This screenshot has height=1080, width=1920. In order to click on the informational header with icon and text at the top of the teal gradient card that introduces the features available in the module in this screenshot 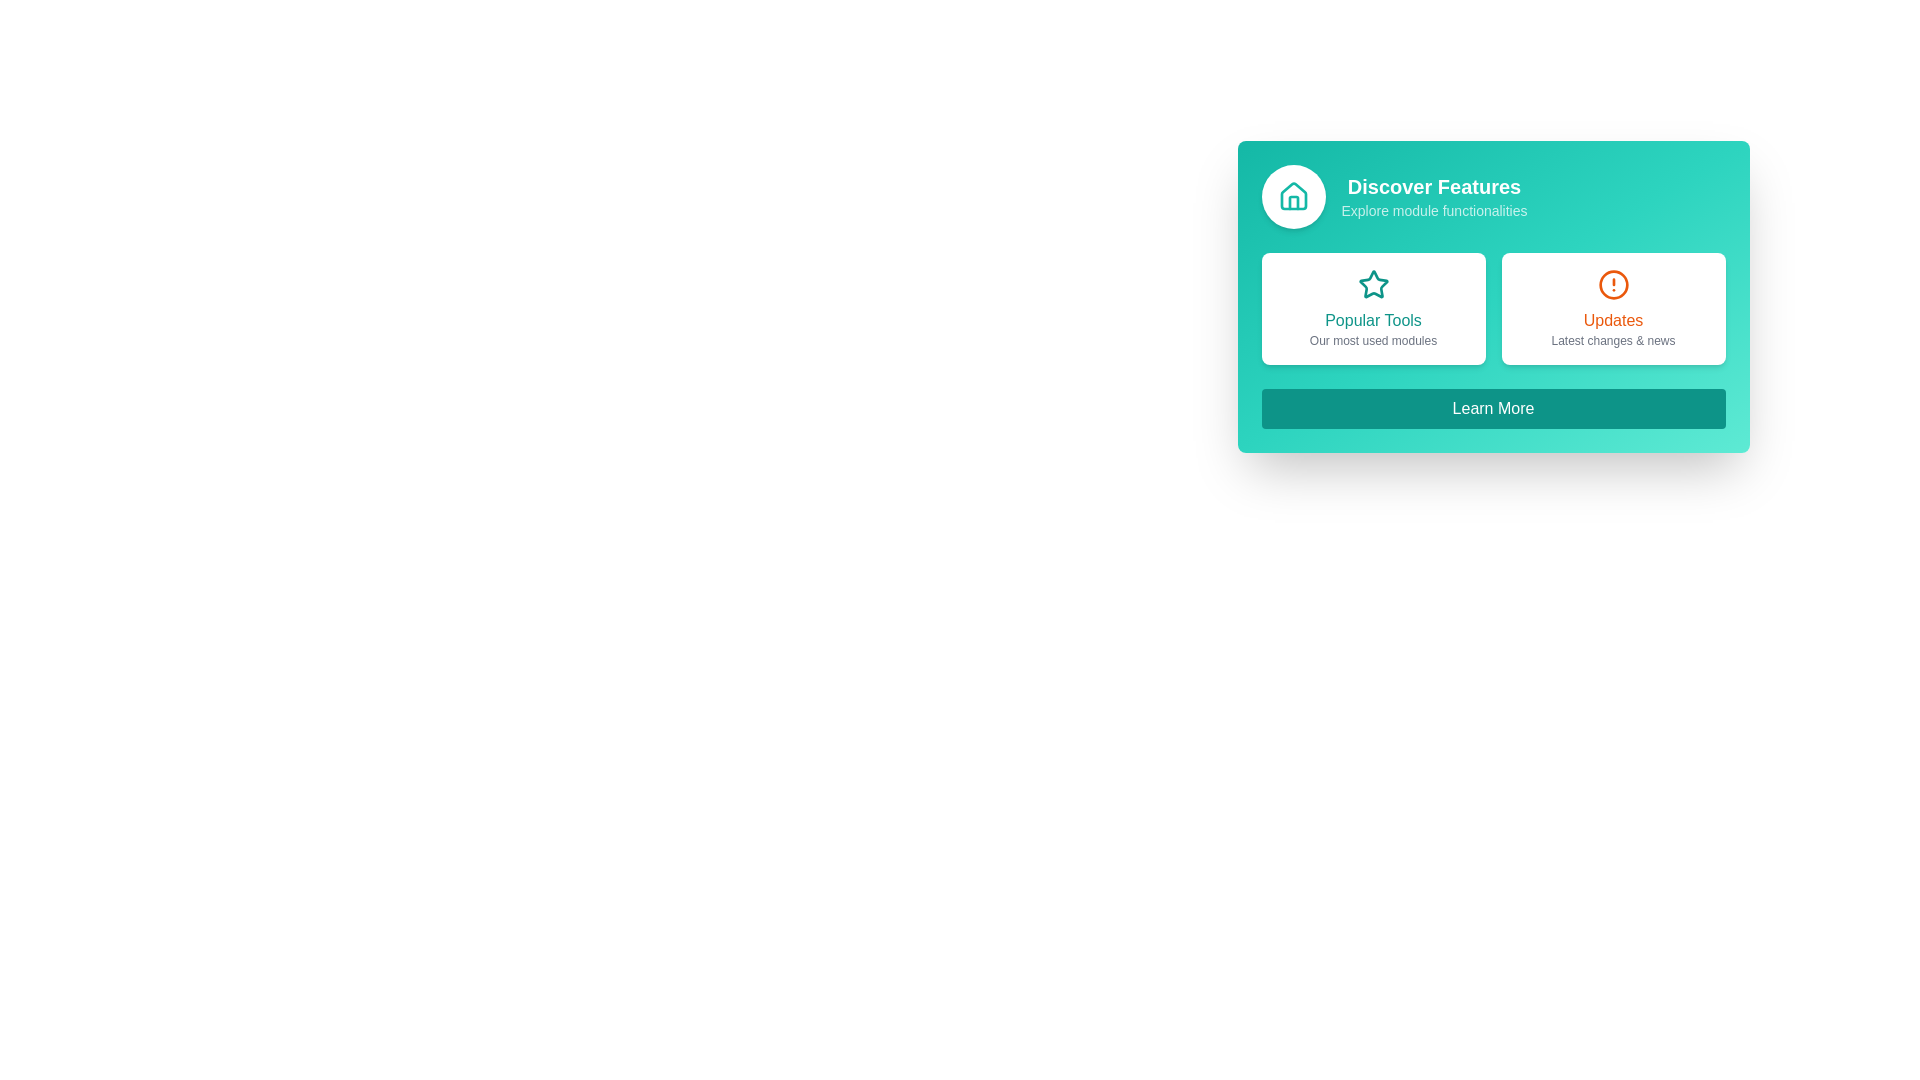, I will do `click(1493, 196)`.